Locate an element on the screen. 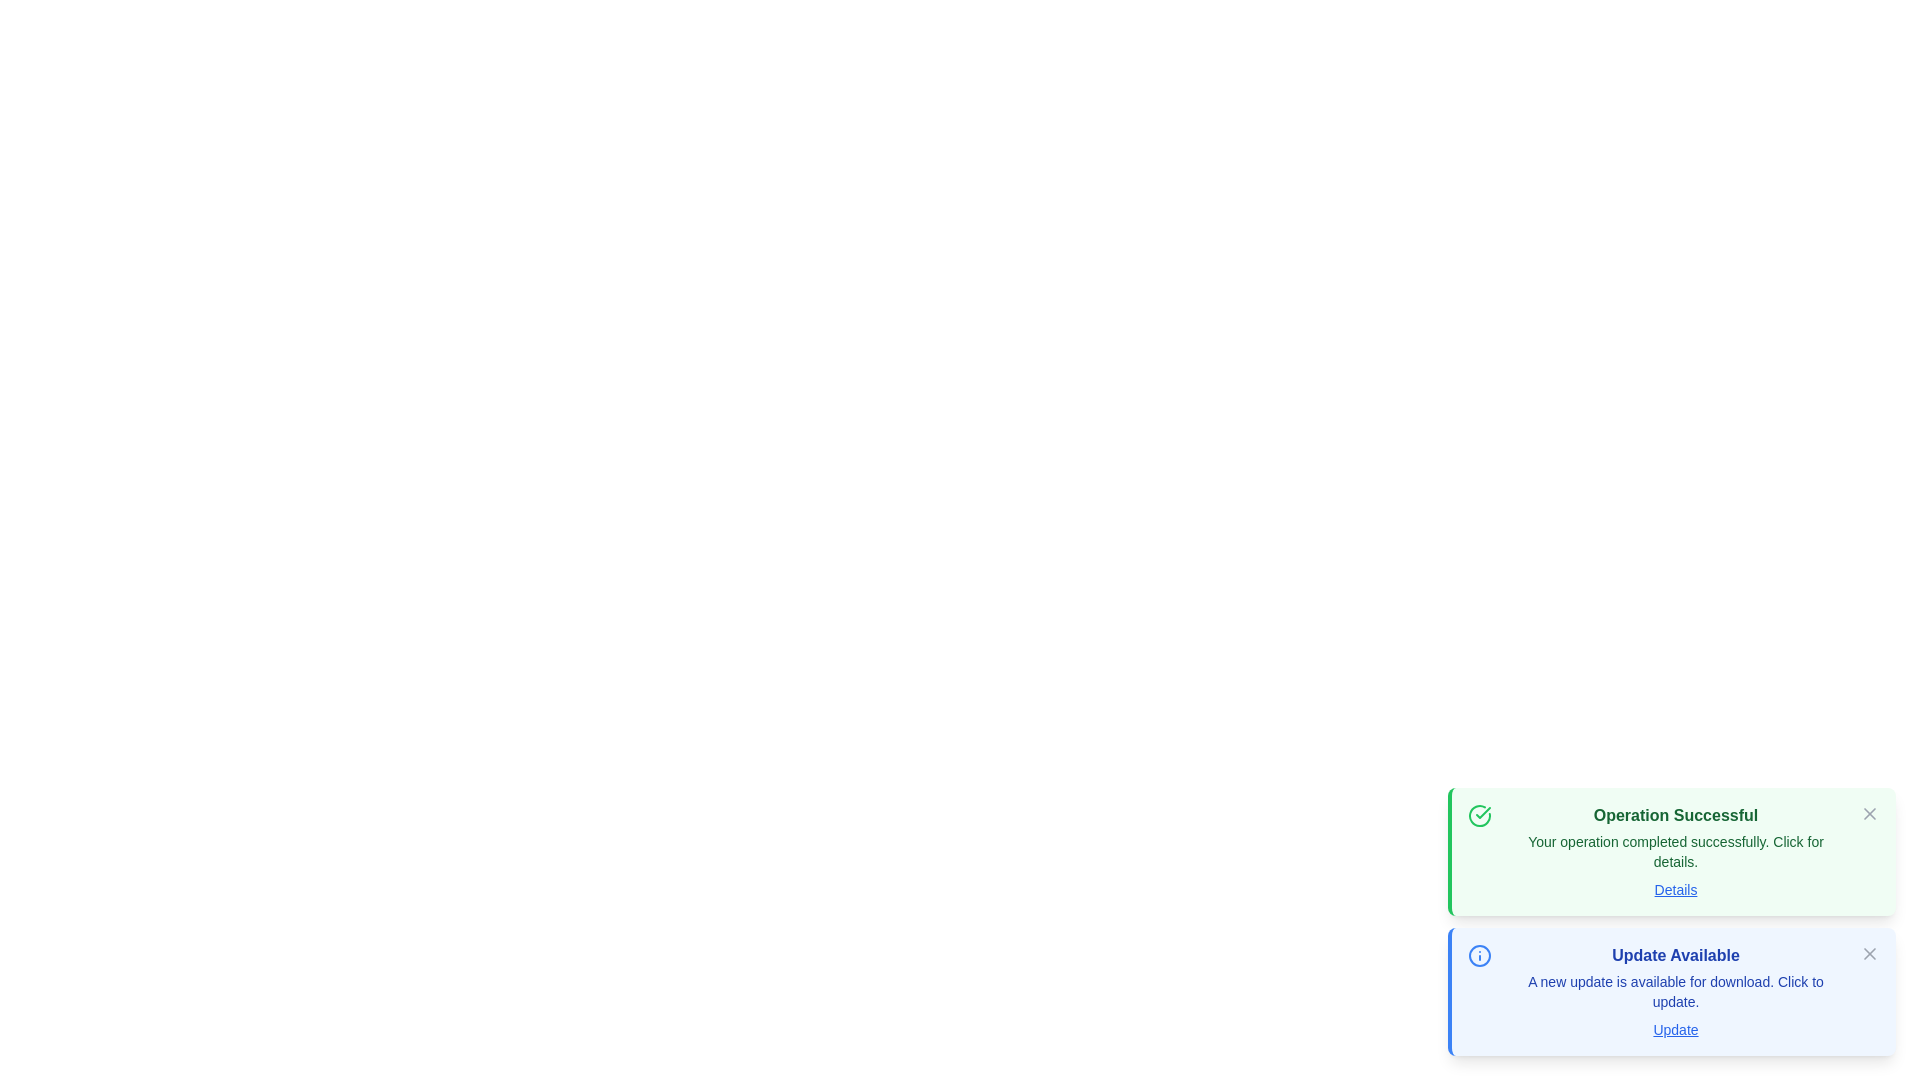 This screenshot has height=1080, width=1920. the dismiss button with an 'X' icon located at the top-right corner of the 'Operation Successful' notification is located at coordinates (1869, 813).